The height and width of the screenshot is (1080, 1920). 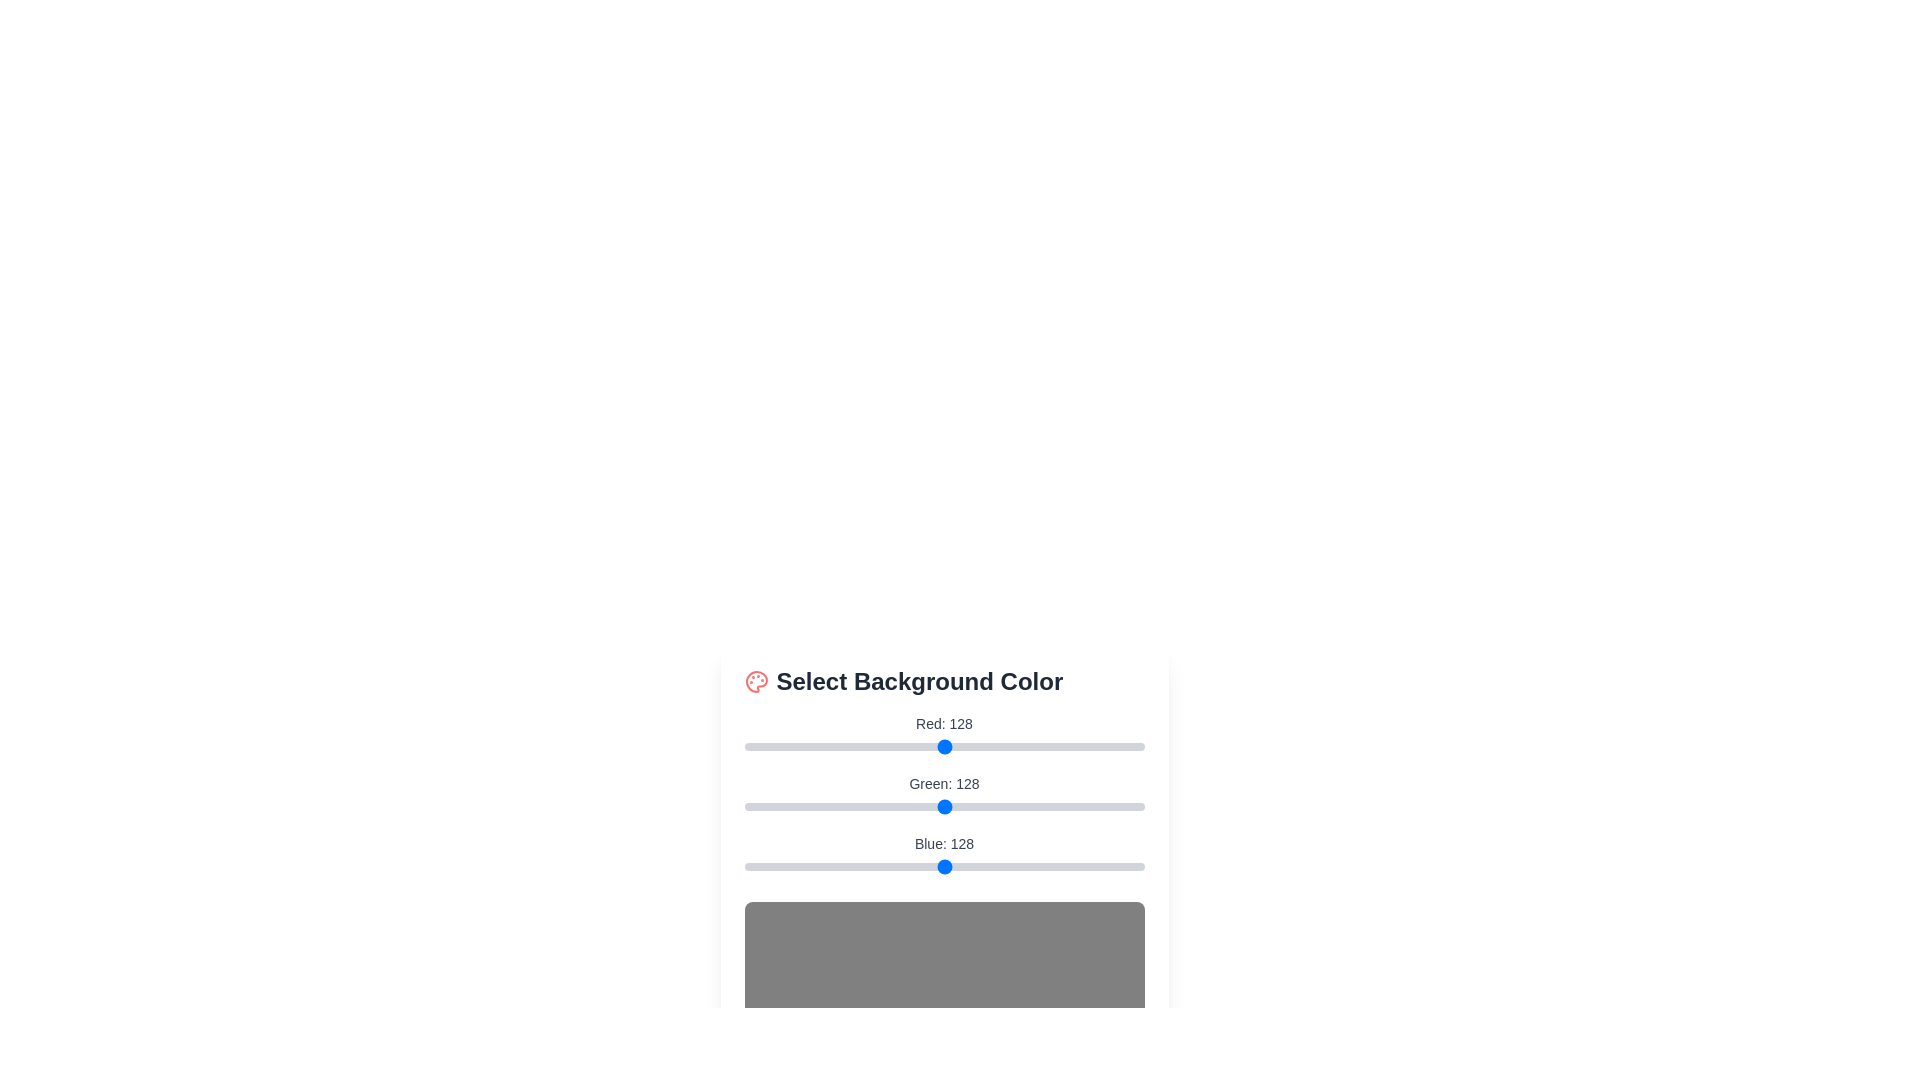 I want to click on the green color slider to set the green component to 43, so click(x=811, y=805).